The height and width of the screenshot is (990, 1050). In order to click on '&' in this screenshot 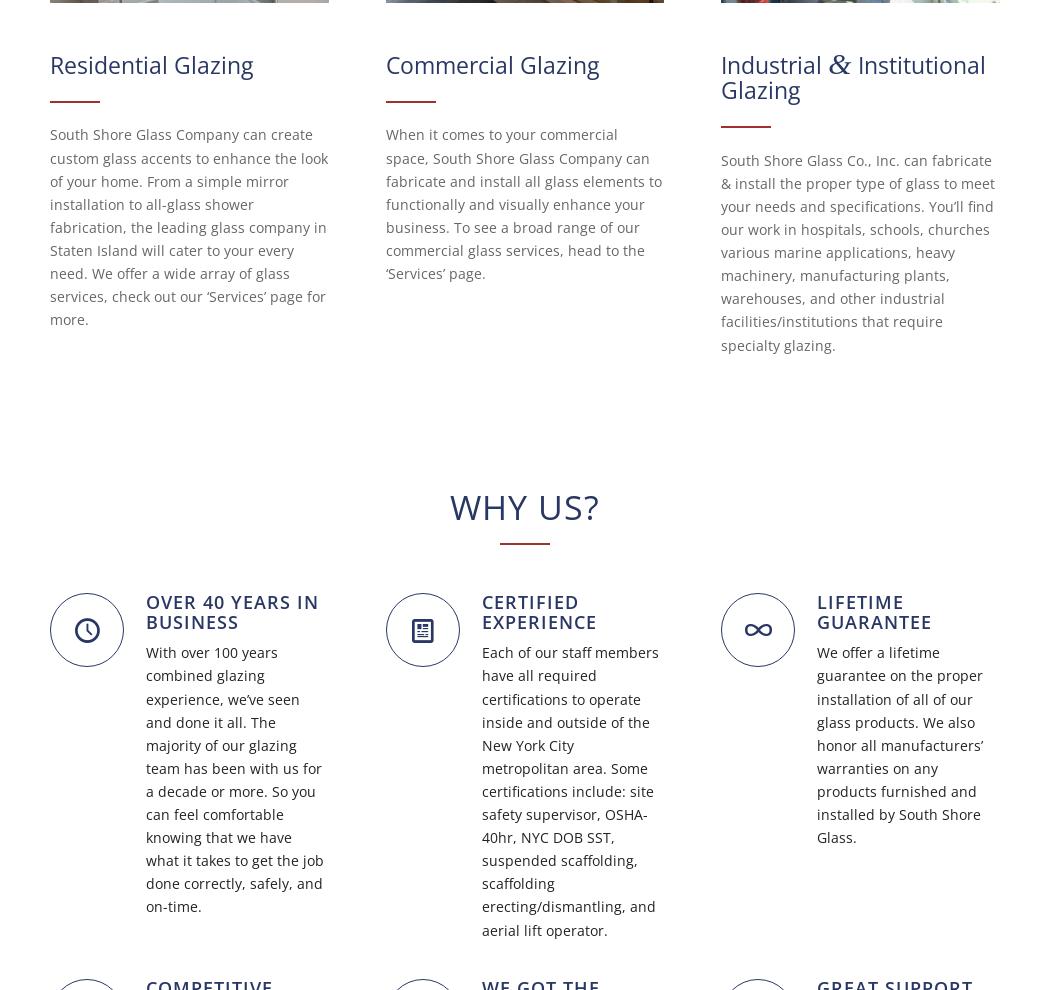, I will do `click(828, 63)`.